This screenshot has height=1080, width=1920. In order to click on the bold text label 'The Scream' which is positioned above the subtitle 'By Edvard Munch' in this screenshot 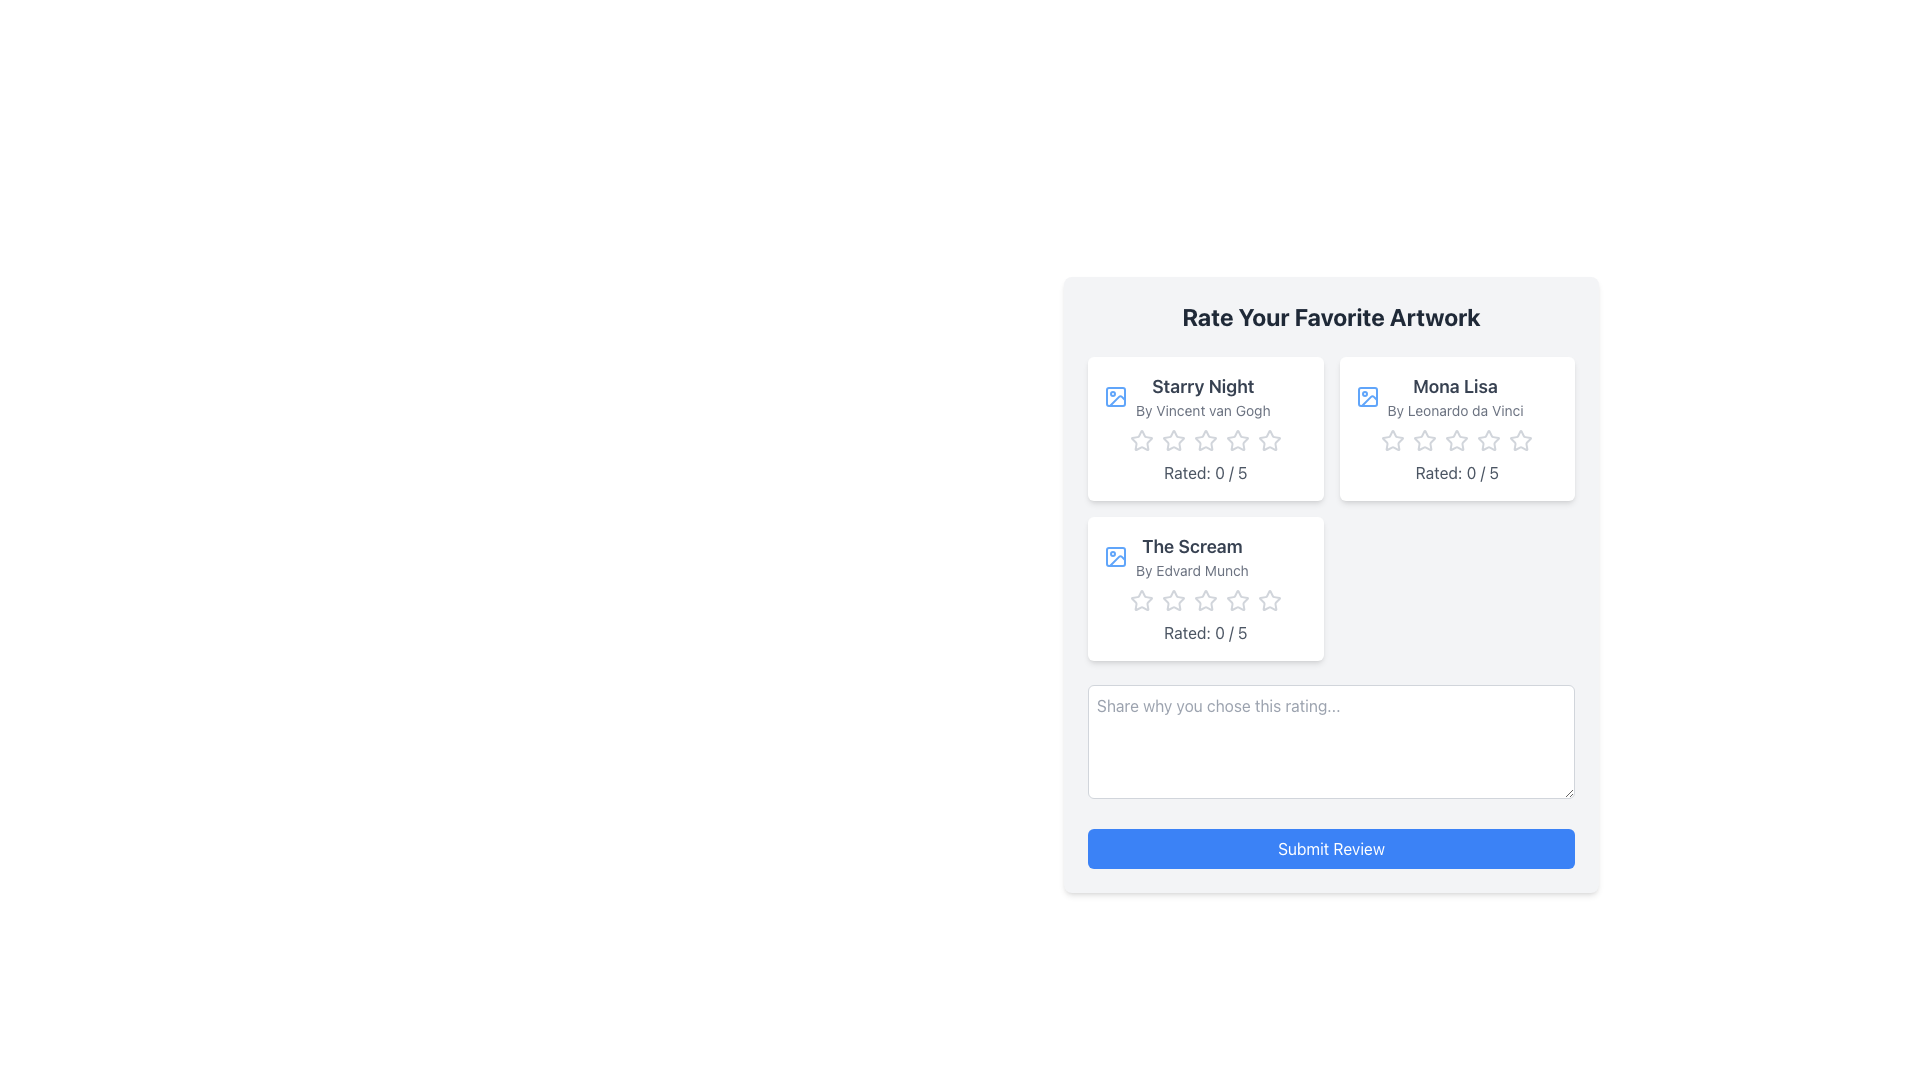, I will do `click(1192, 547)`.